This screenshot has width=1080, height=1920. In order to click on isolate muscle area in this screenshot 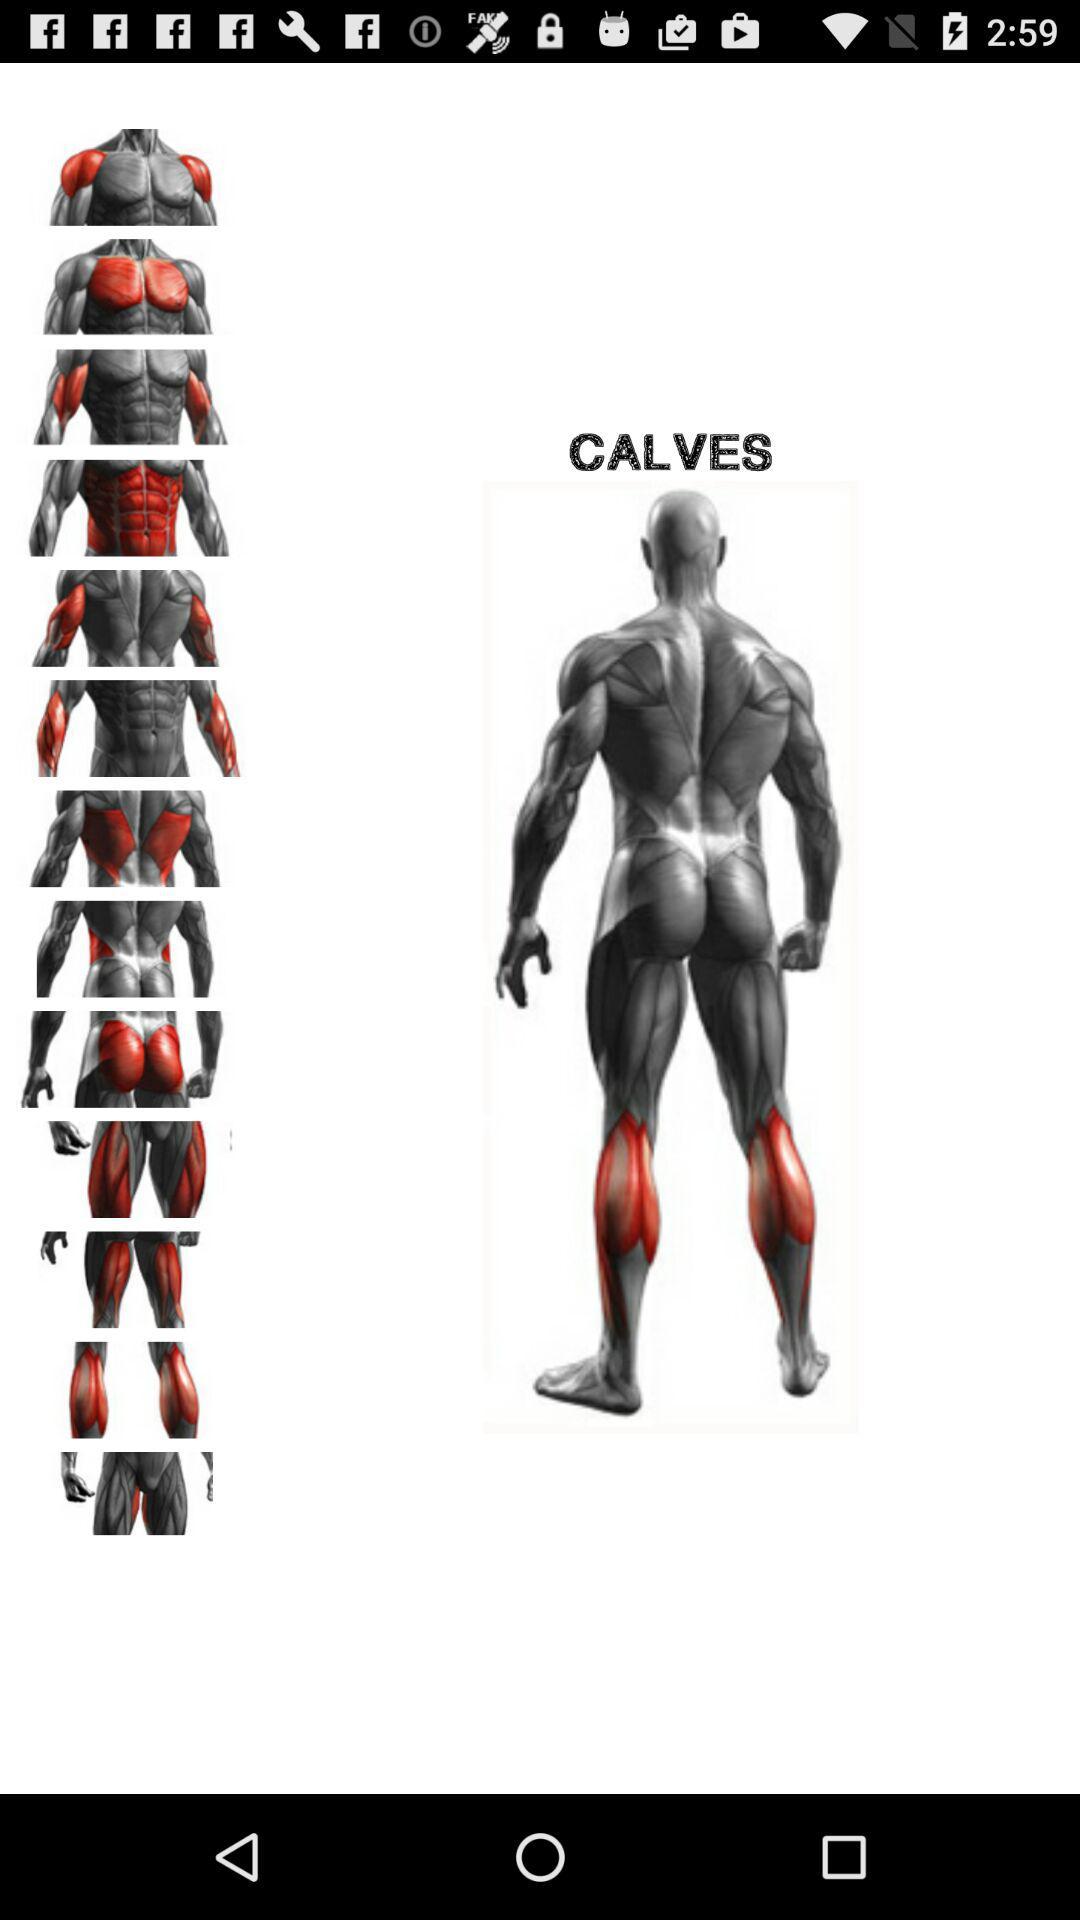, I will do `click(131, 610)`.